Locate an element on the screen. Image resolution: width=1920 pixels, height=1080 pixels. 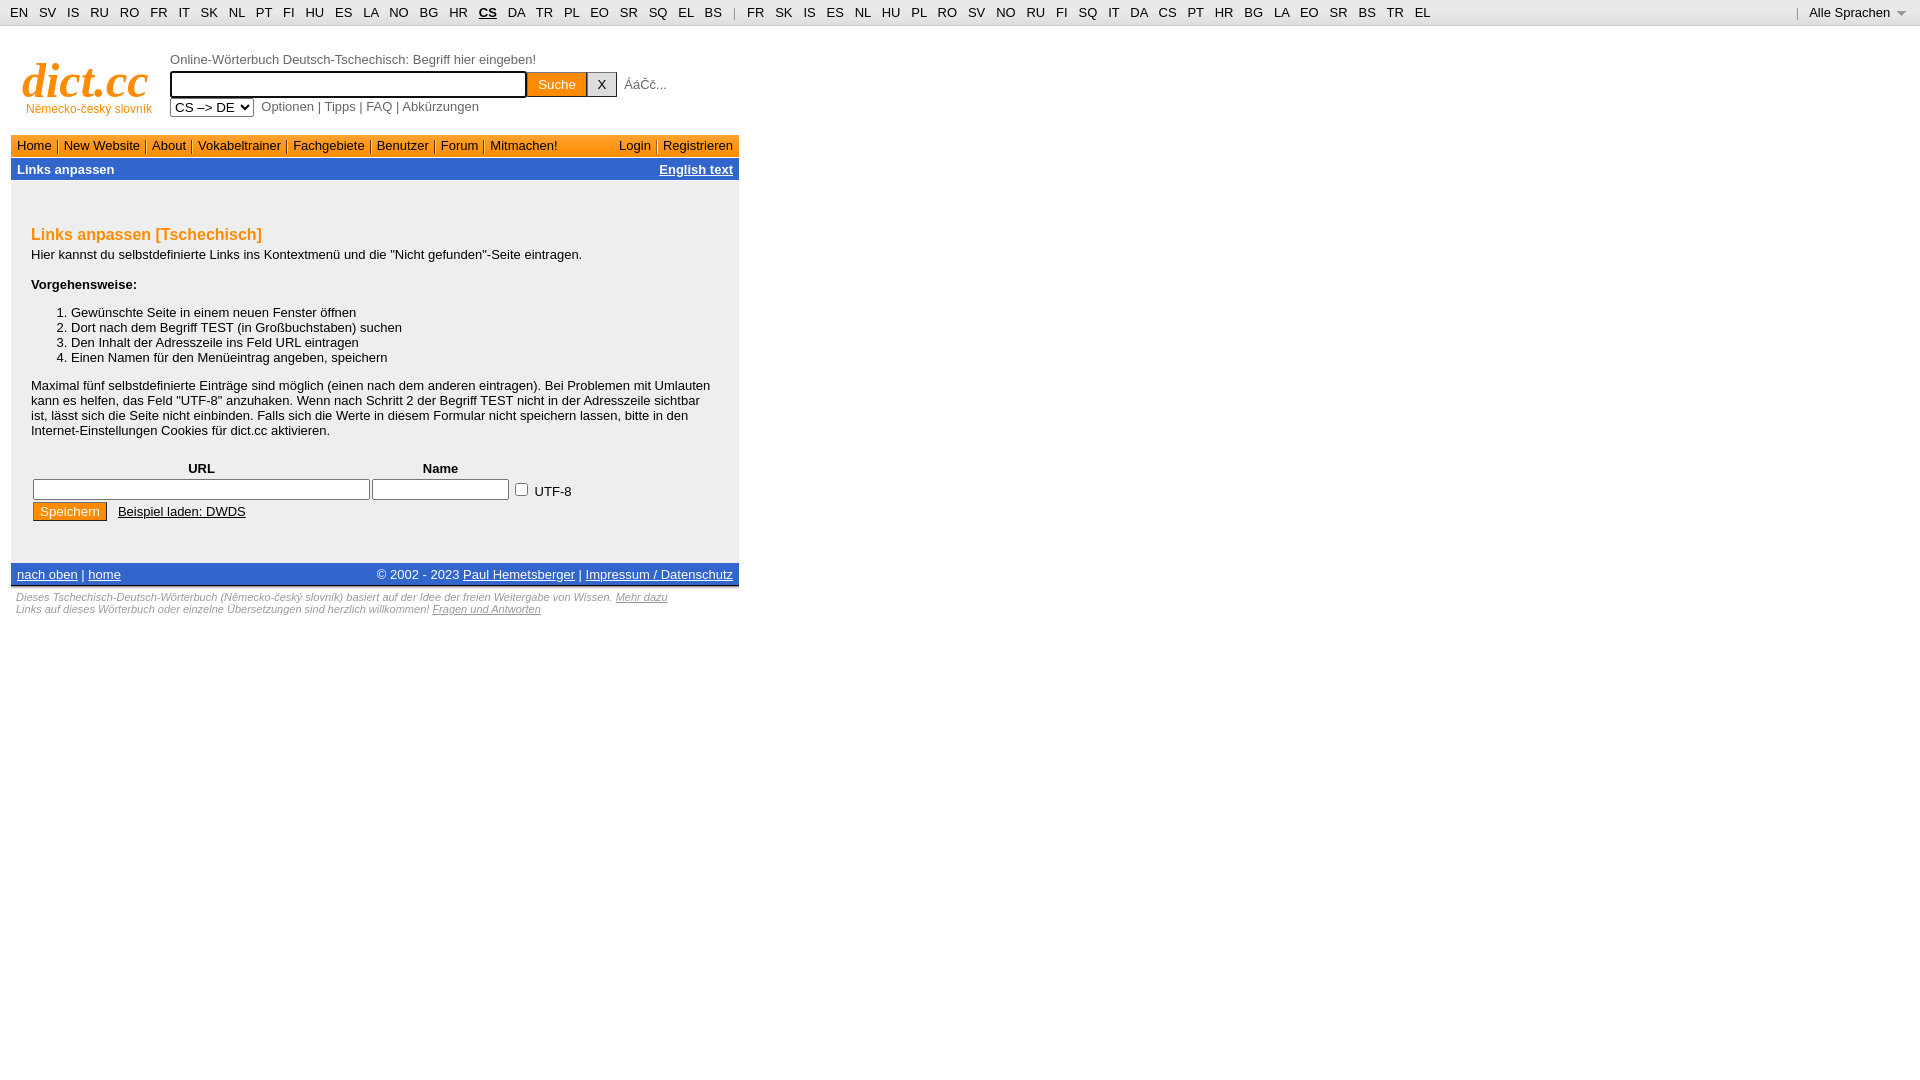
'Vokabeltrainer' is located at coordinates (239, 144).